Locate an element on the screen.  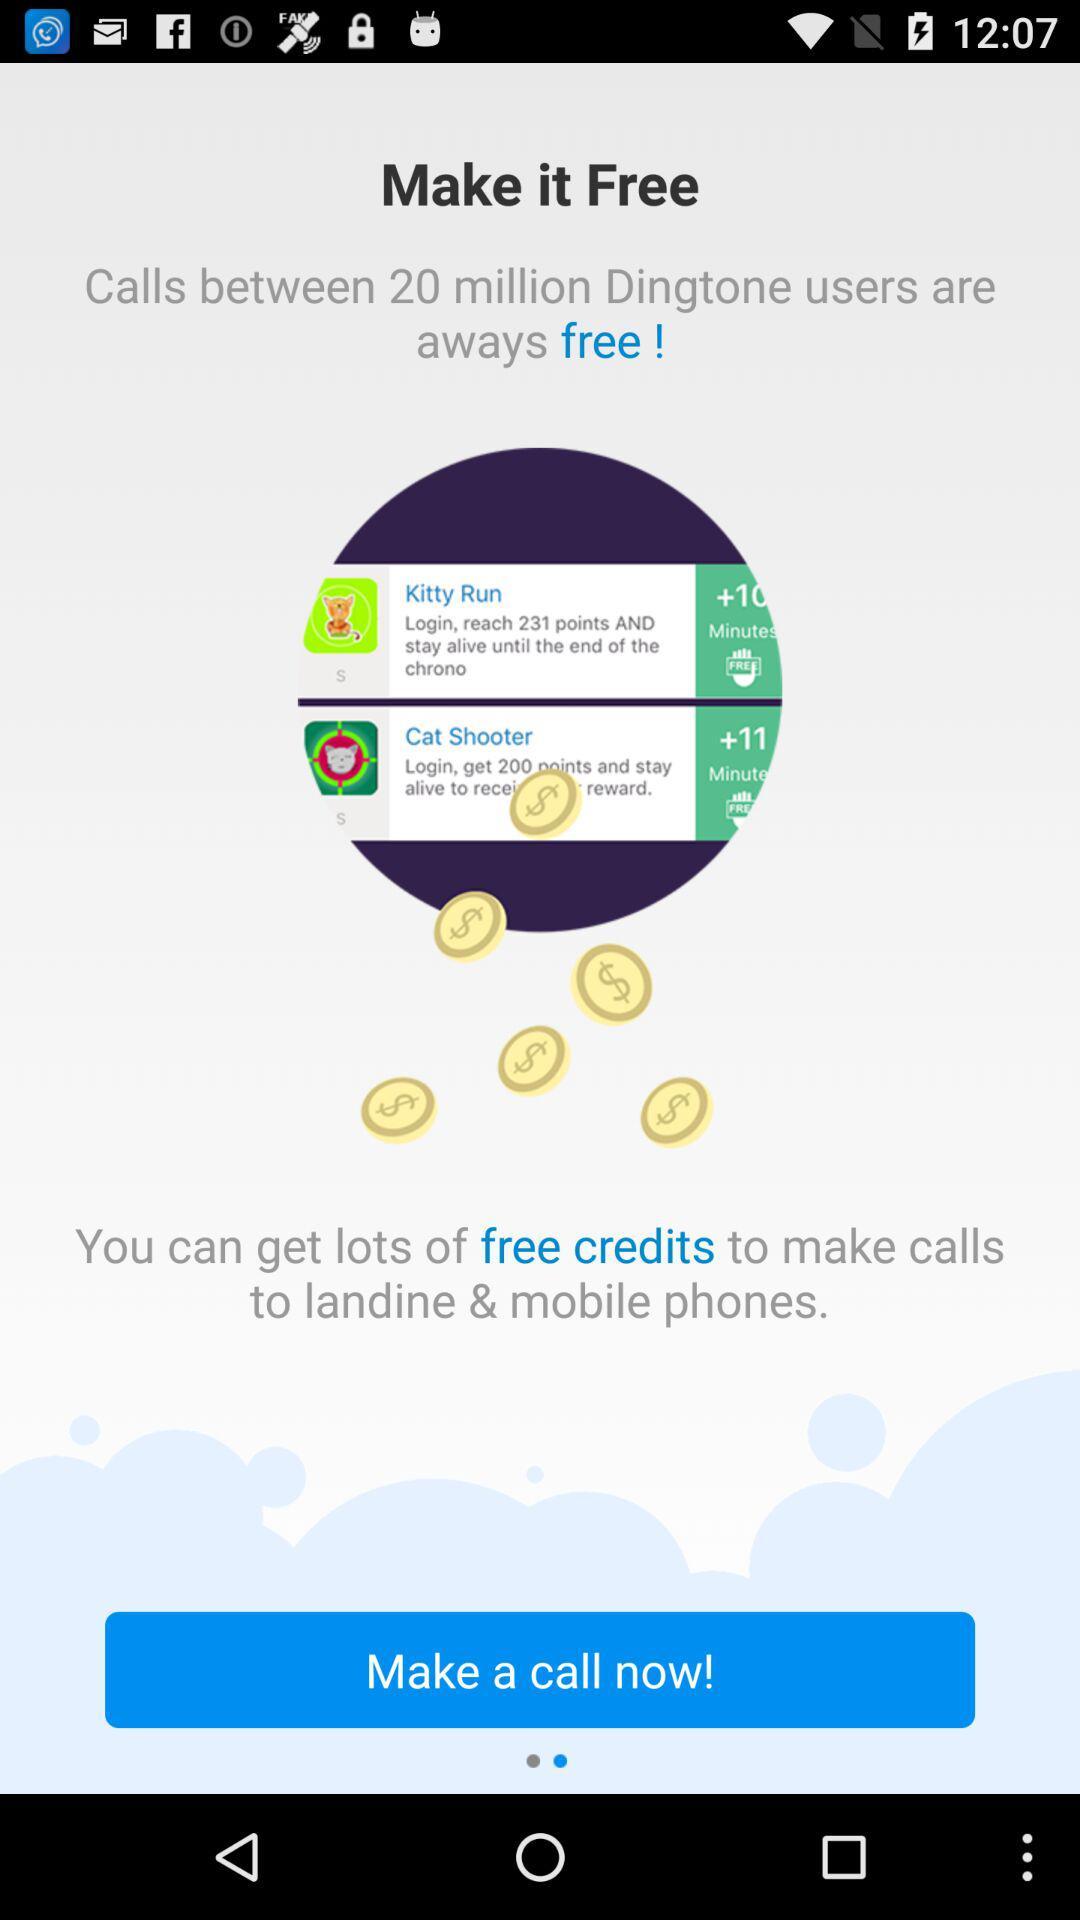
the make a call item is located at coordinates (540, 1669).